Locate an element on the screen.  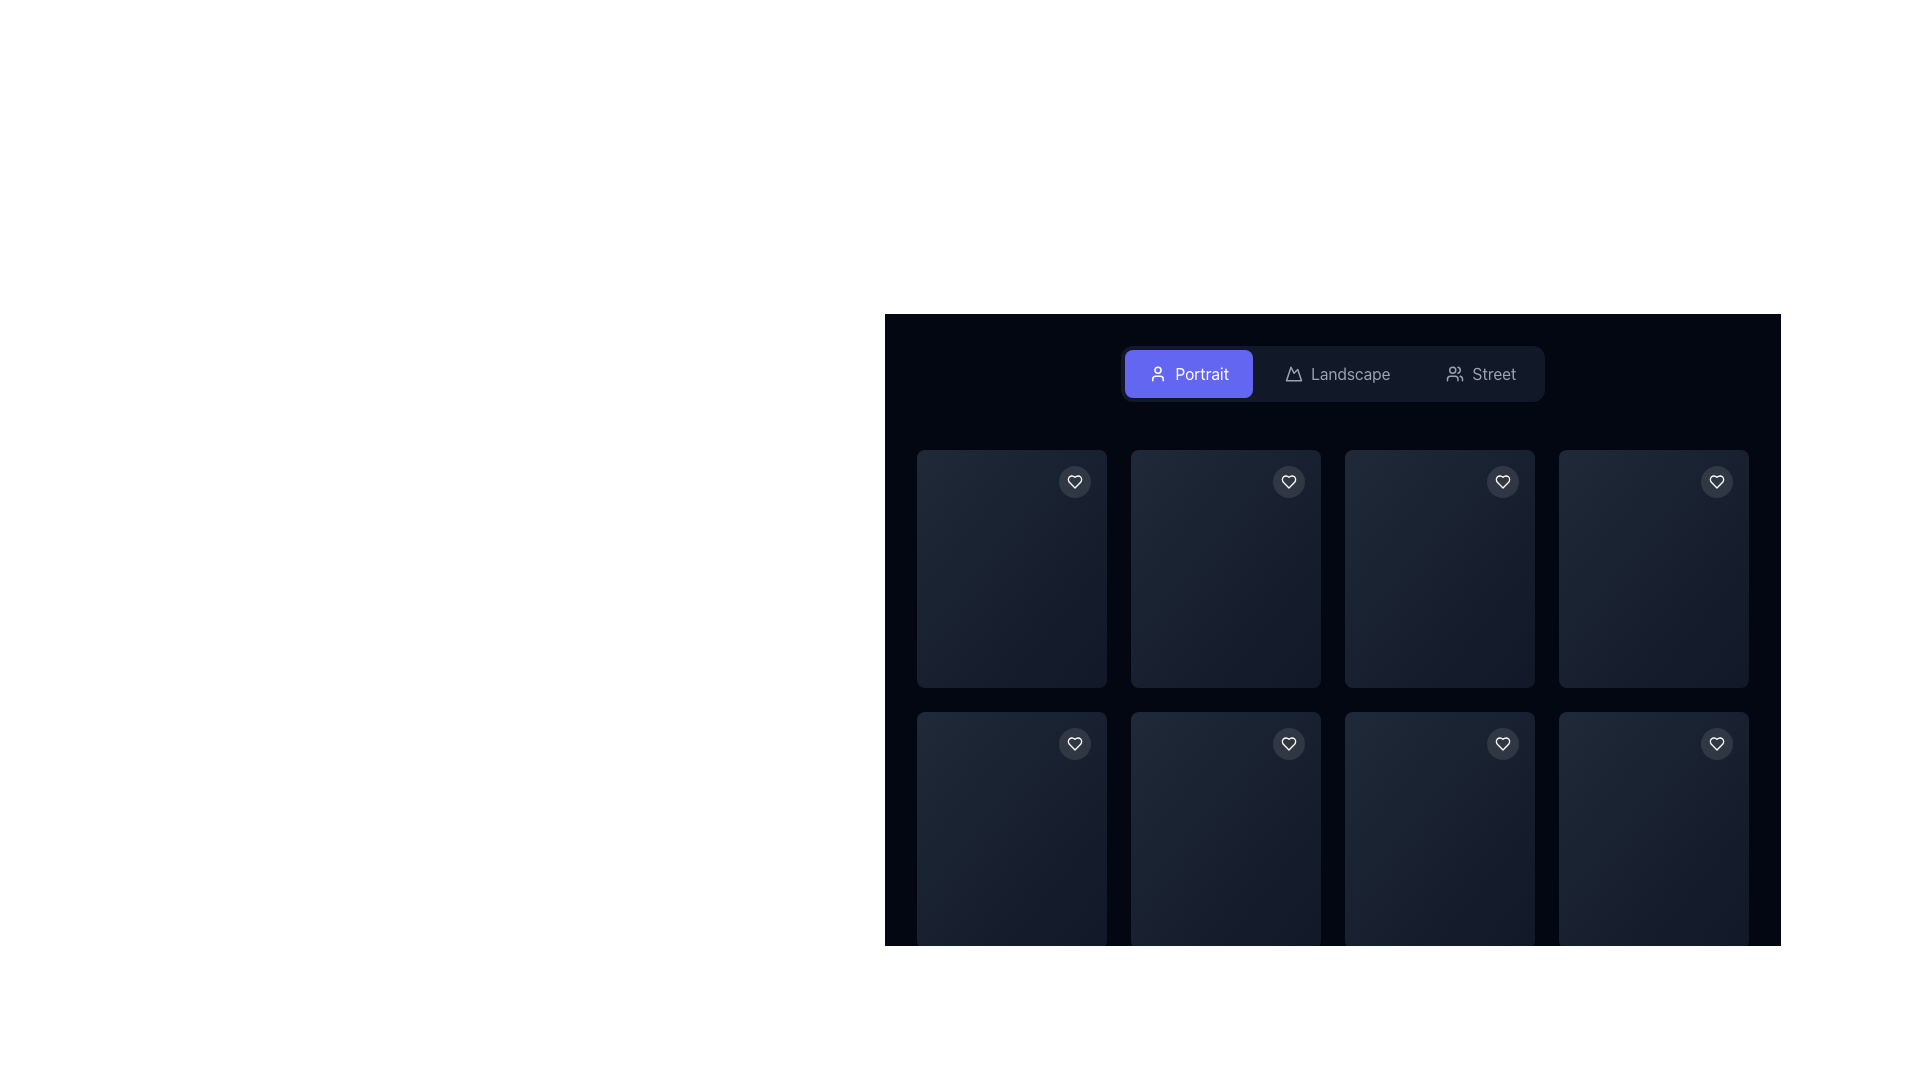
the circular heart icon button located at the top-right corner of the card to observe its hover effect is located at coordinates (1289, 482).